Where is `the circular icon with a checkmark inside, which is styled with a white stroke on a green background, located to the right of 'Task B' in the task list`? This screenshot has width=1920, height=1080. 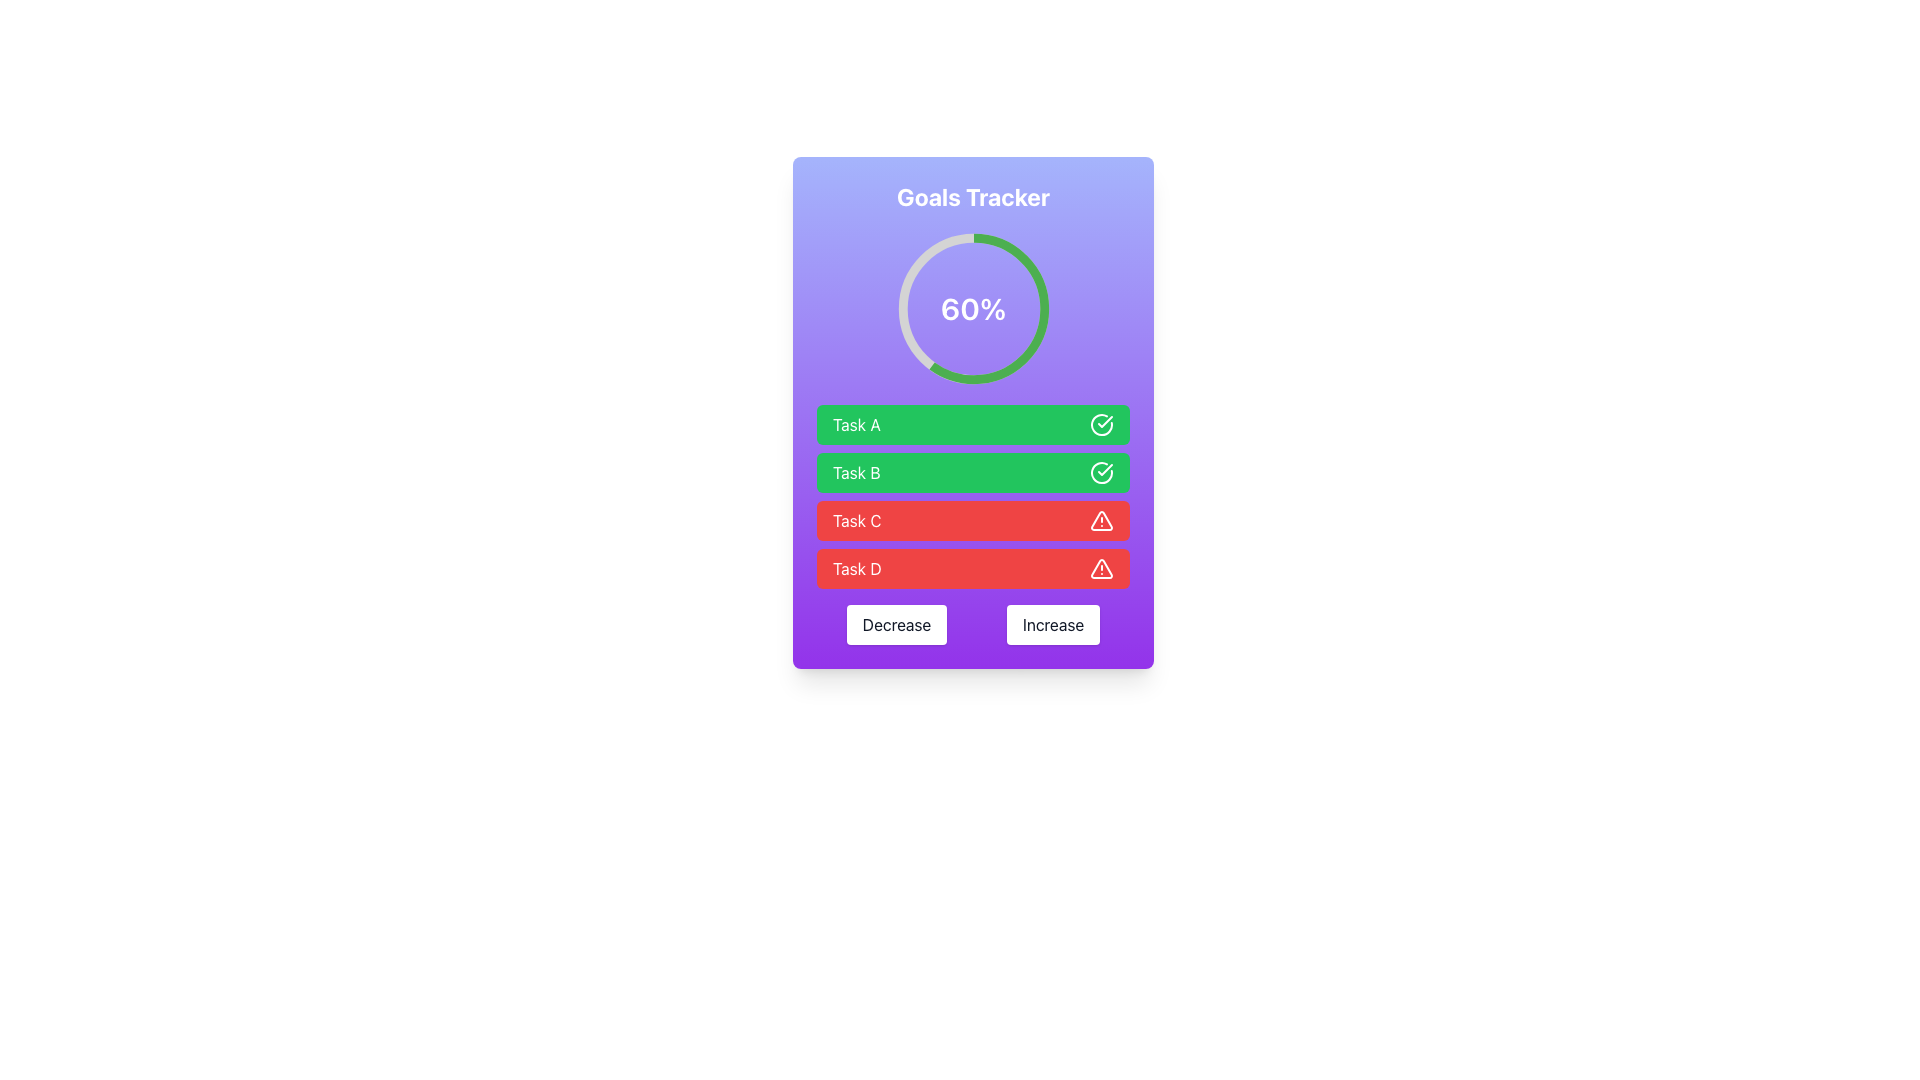 the circular icon with a checkmark inside, which is styled with a white stroke on a green background, located to the right of 'Task B' in the task list is located at coordinates (1101, 473).